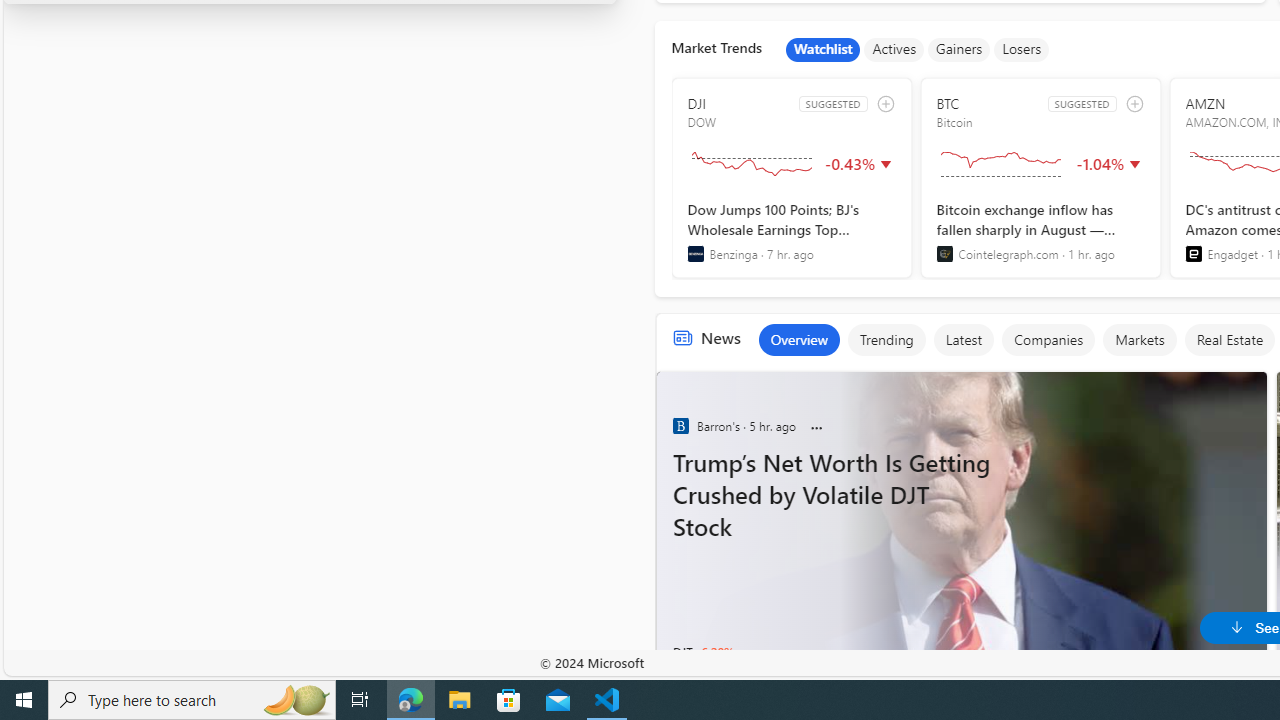  I want to click on 'DJI SUGGESTED DOW', so click(790, 177).